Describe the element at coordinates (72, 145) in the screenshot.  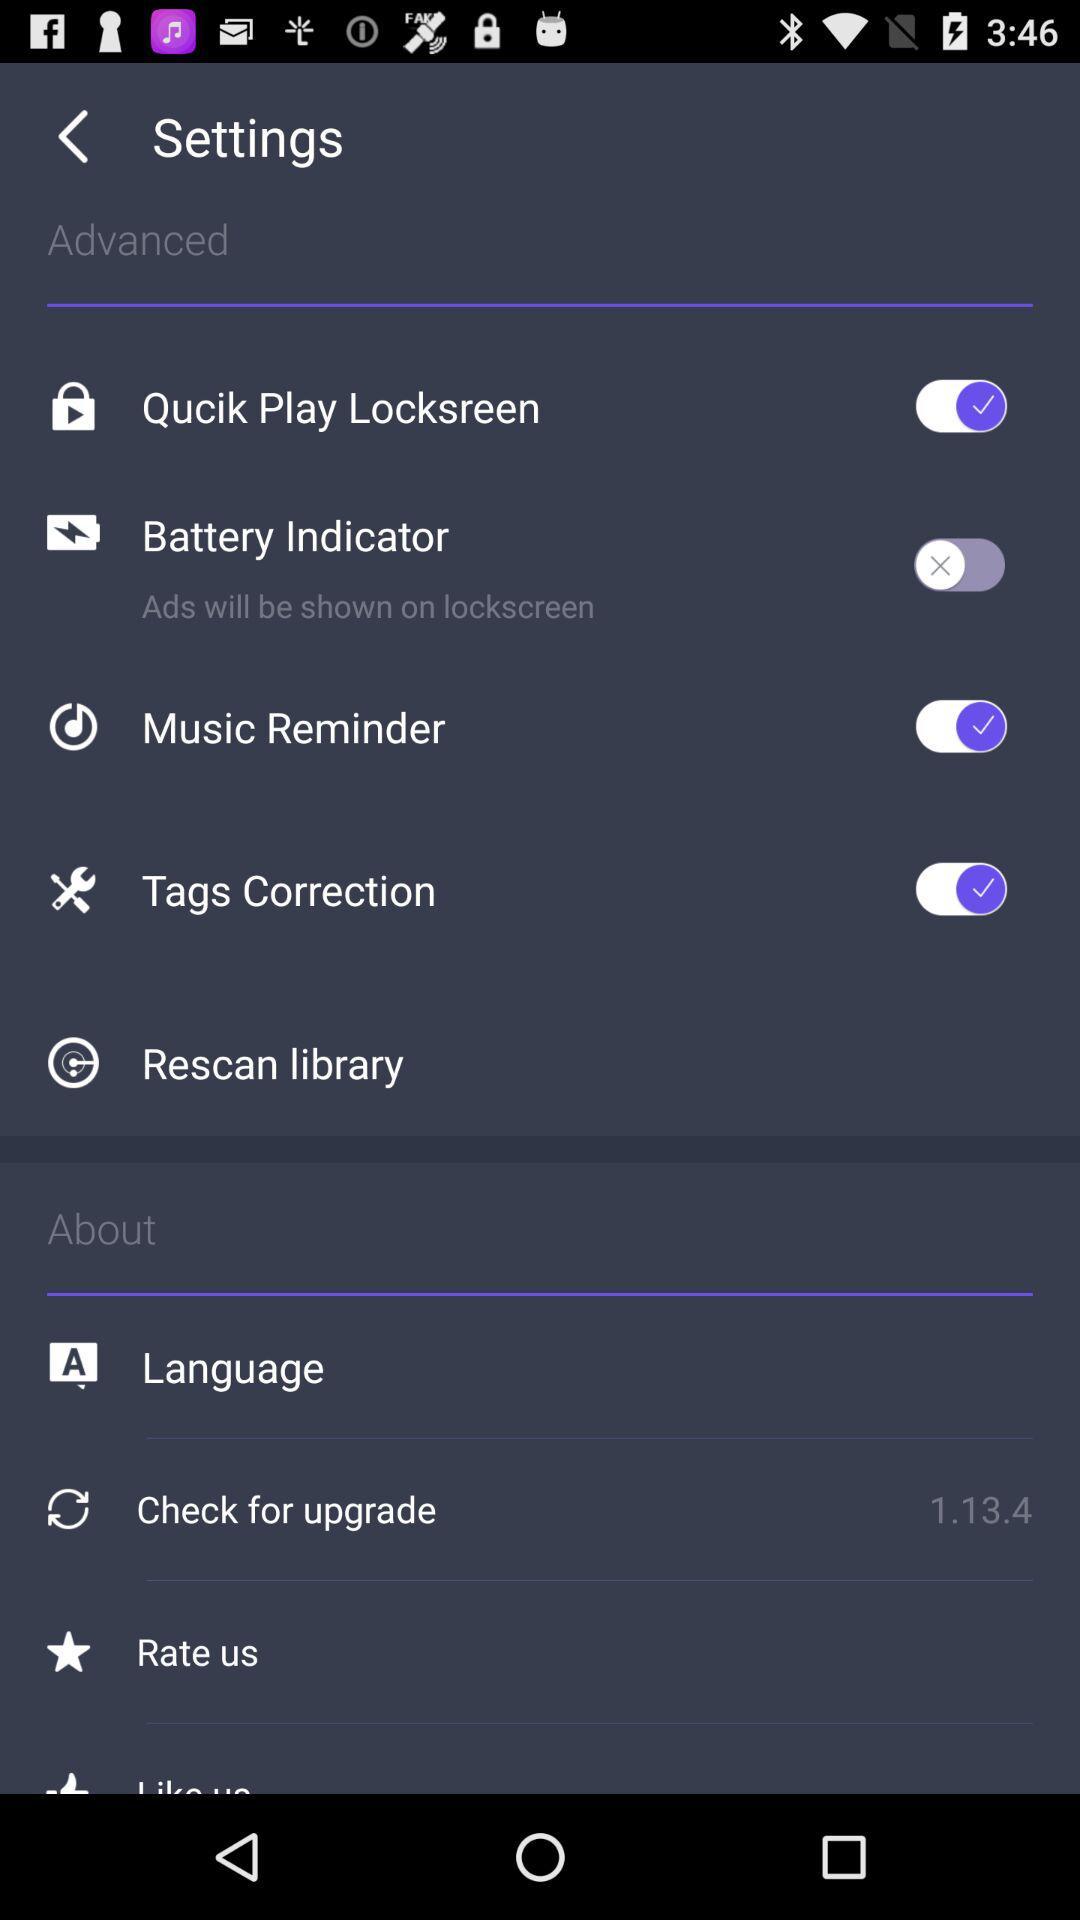
I see `the arrow_backward icon` at that location.